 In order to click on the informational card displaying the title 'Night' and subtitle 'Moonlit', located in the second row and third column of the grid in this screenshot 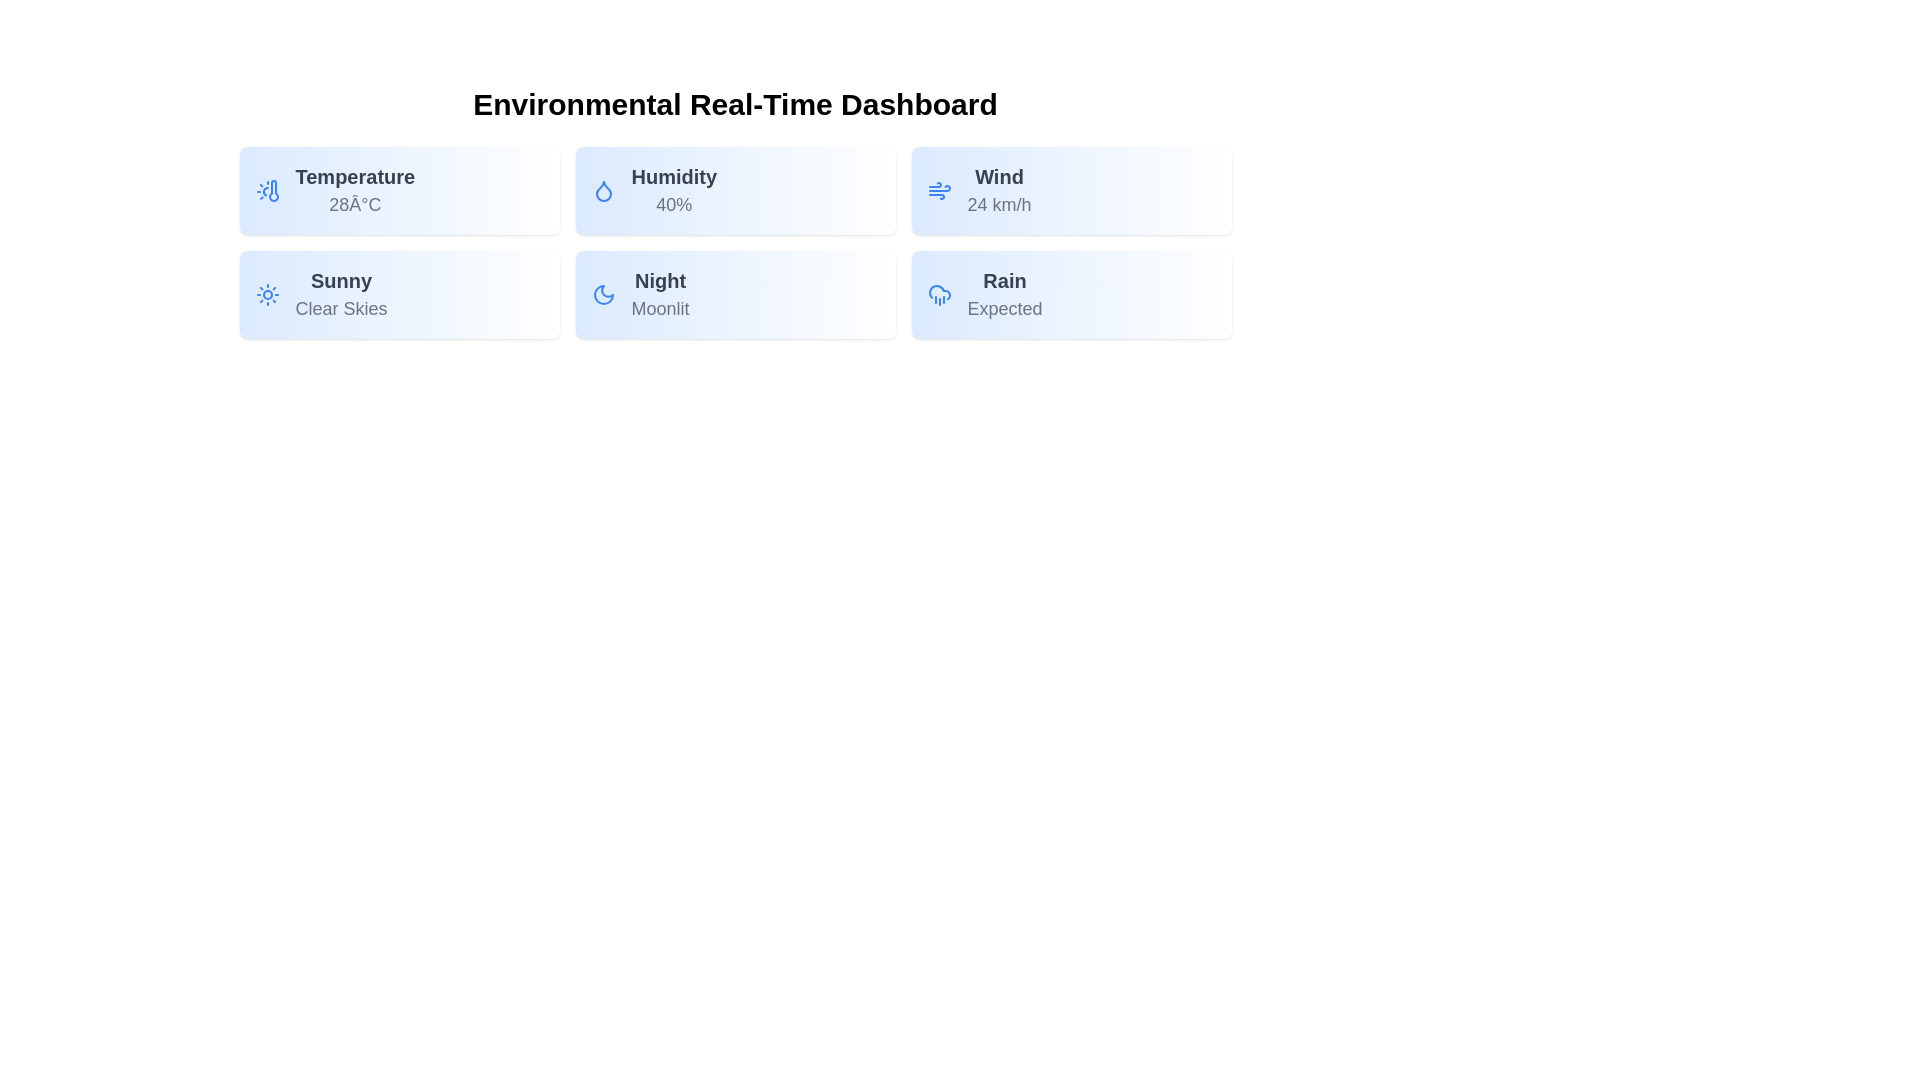, I will do `click(734, 294)`.